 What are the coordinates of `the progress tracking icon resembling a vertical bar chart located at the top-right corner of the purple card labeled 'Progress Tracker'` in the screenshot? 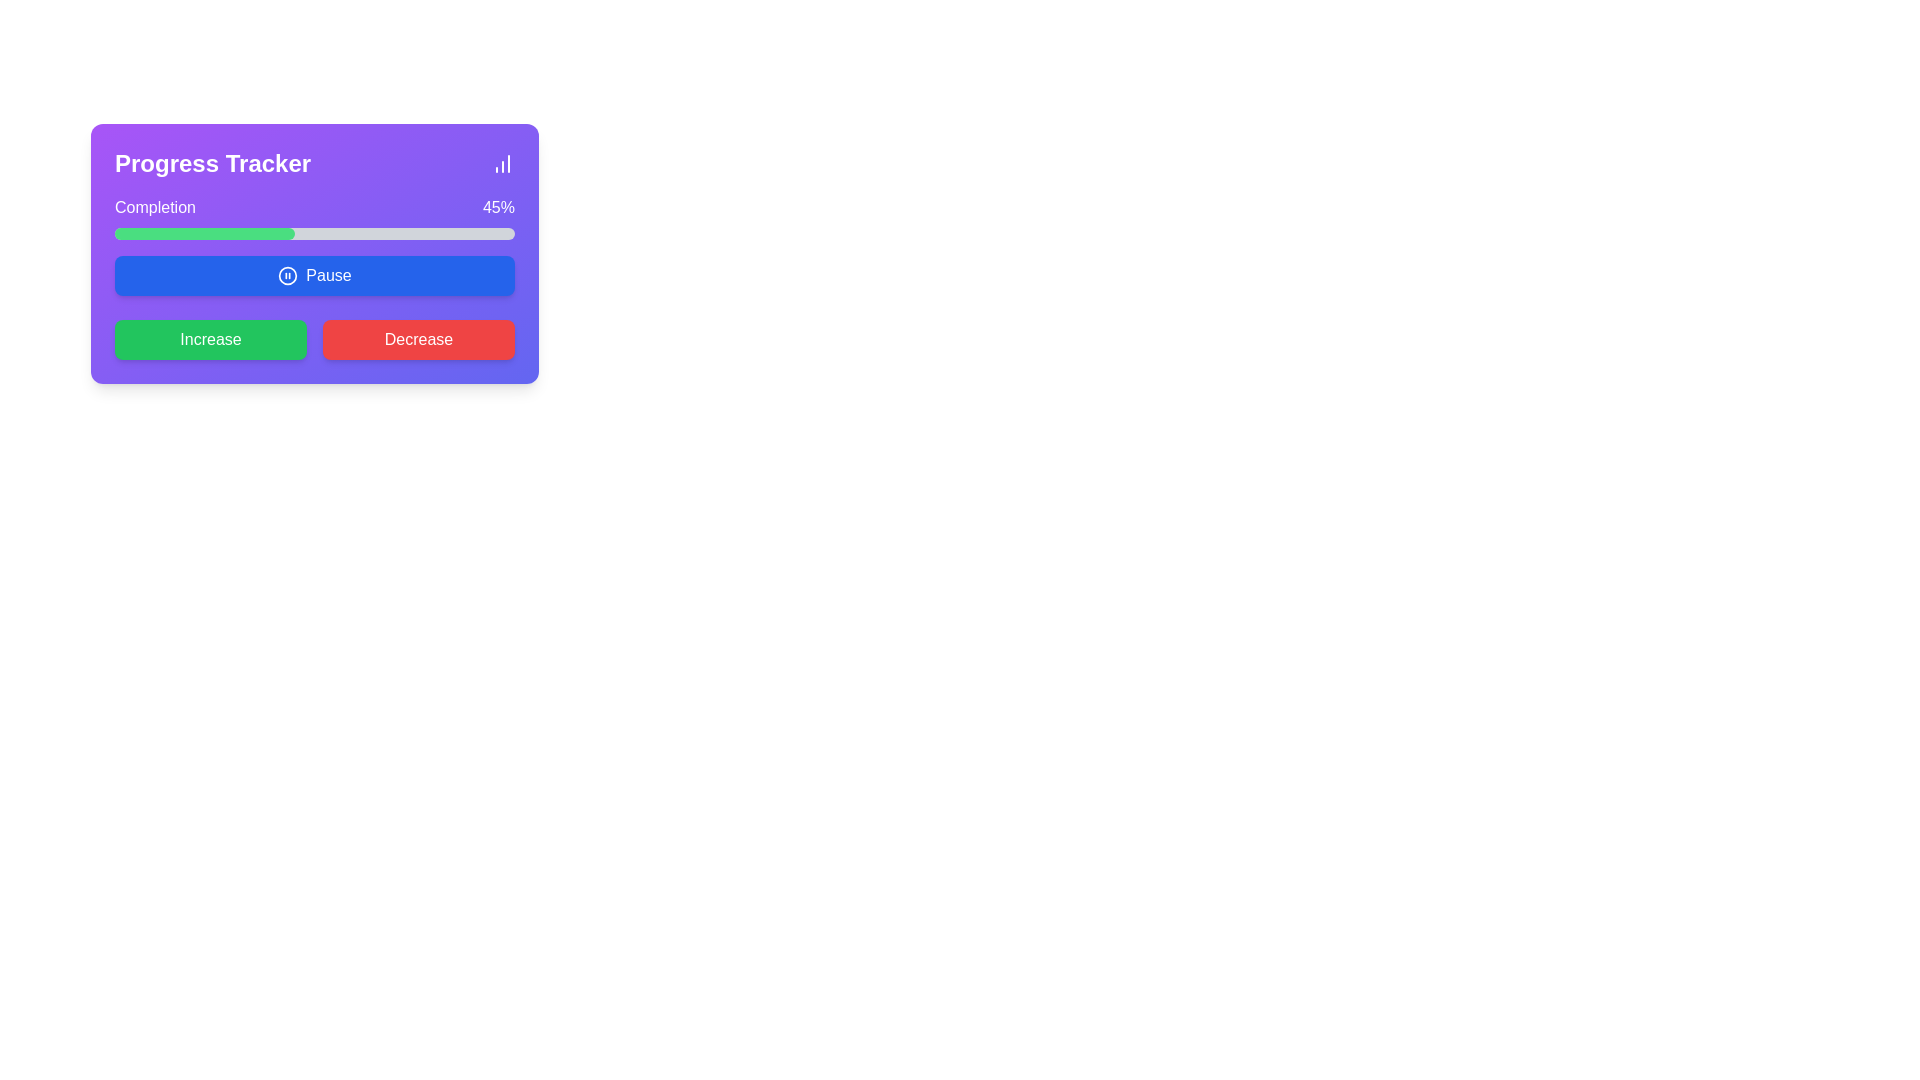 It's located at (503, 163).